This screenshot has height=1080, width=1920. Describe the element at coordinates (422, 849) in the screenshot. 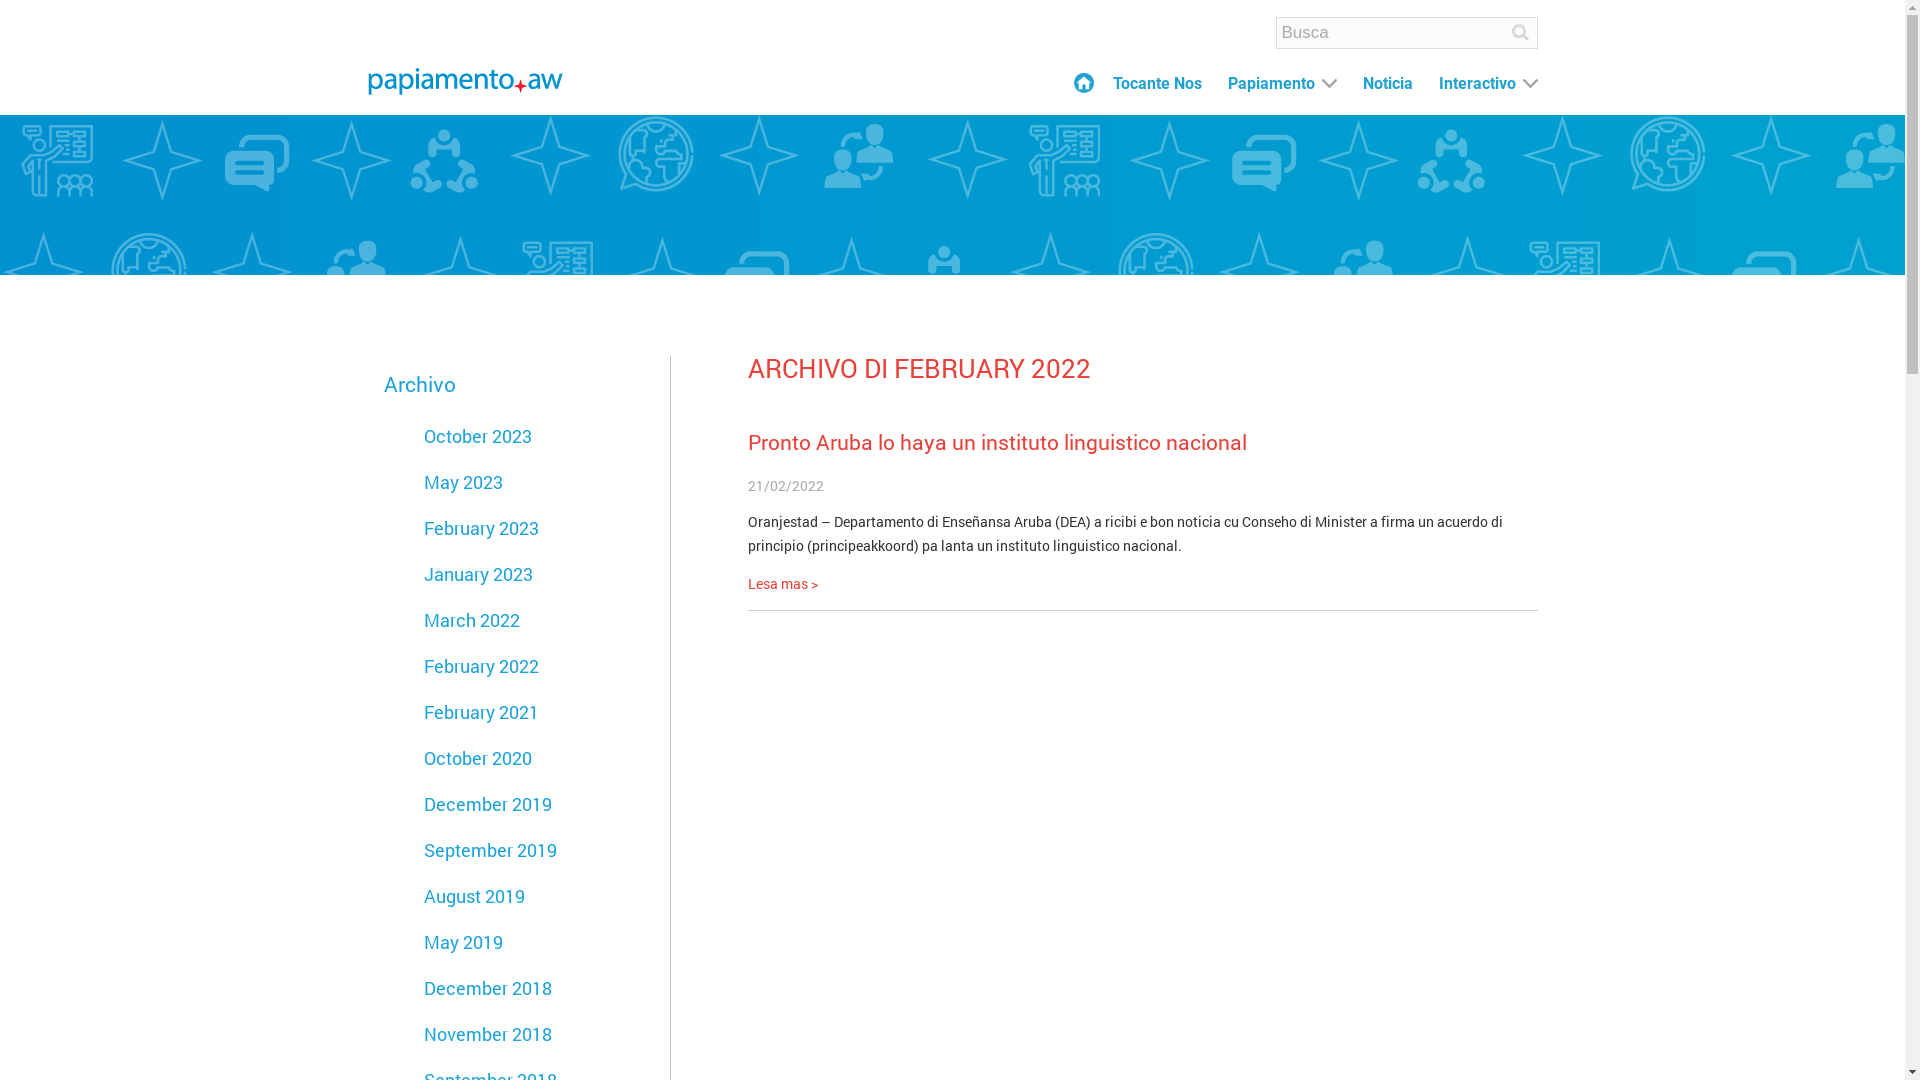

I see `'September 2019'` at that location.